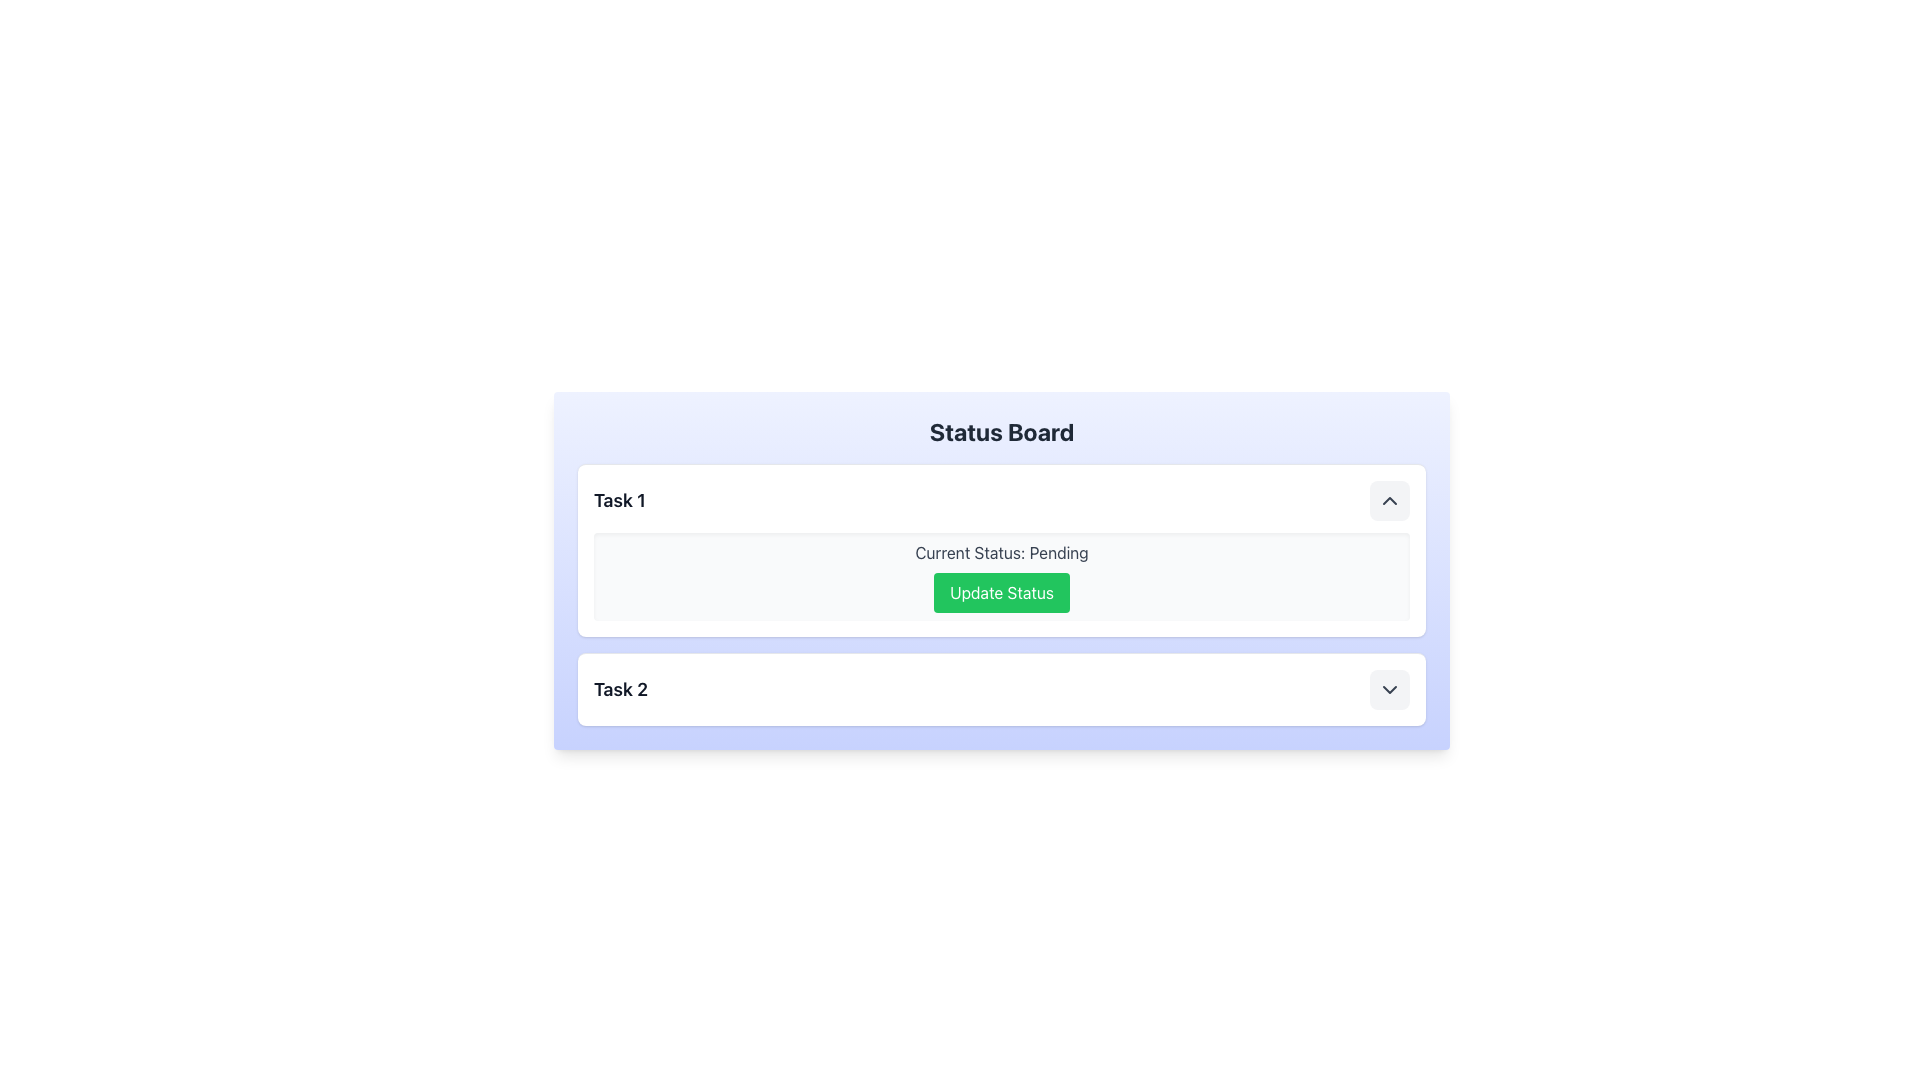 This screenshot has width=1920, height=1080. Describe the element at coordinates (1002, 431) in the screenshot. I see `the 'Status Board' text header, which is styled in a large, bold font and dark gray color, prominently positioned within a light indigo gradient background` at that location.